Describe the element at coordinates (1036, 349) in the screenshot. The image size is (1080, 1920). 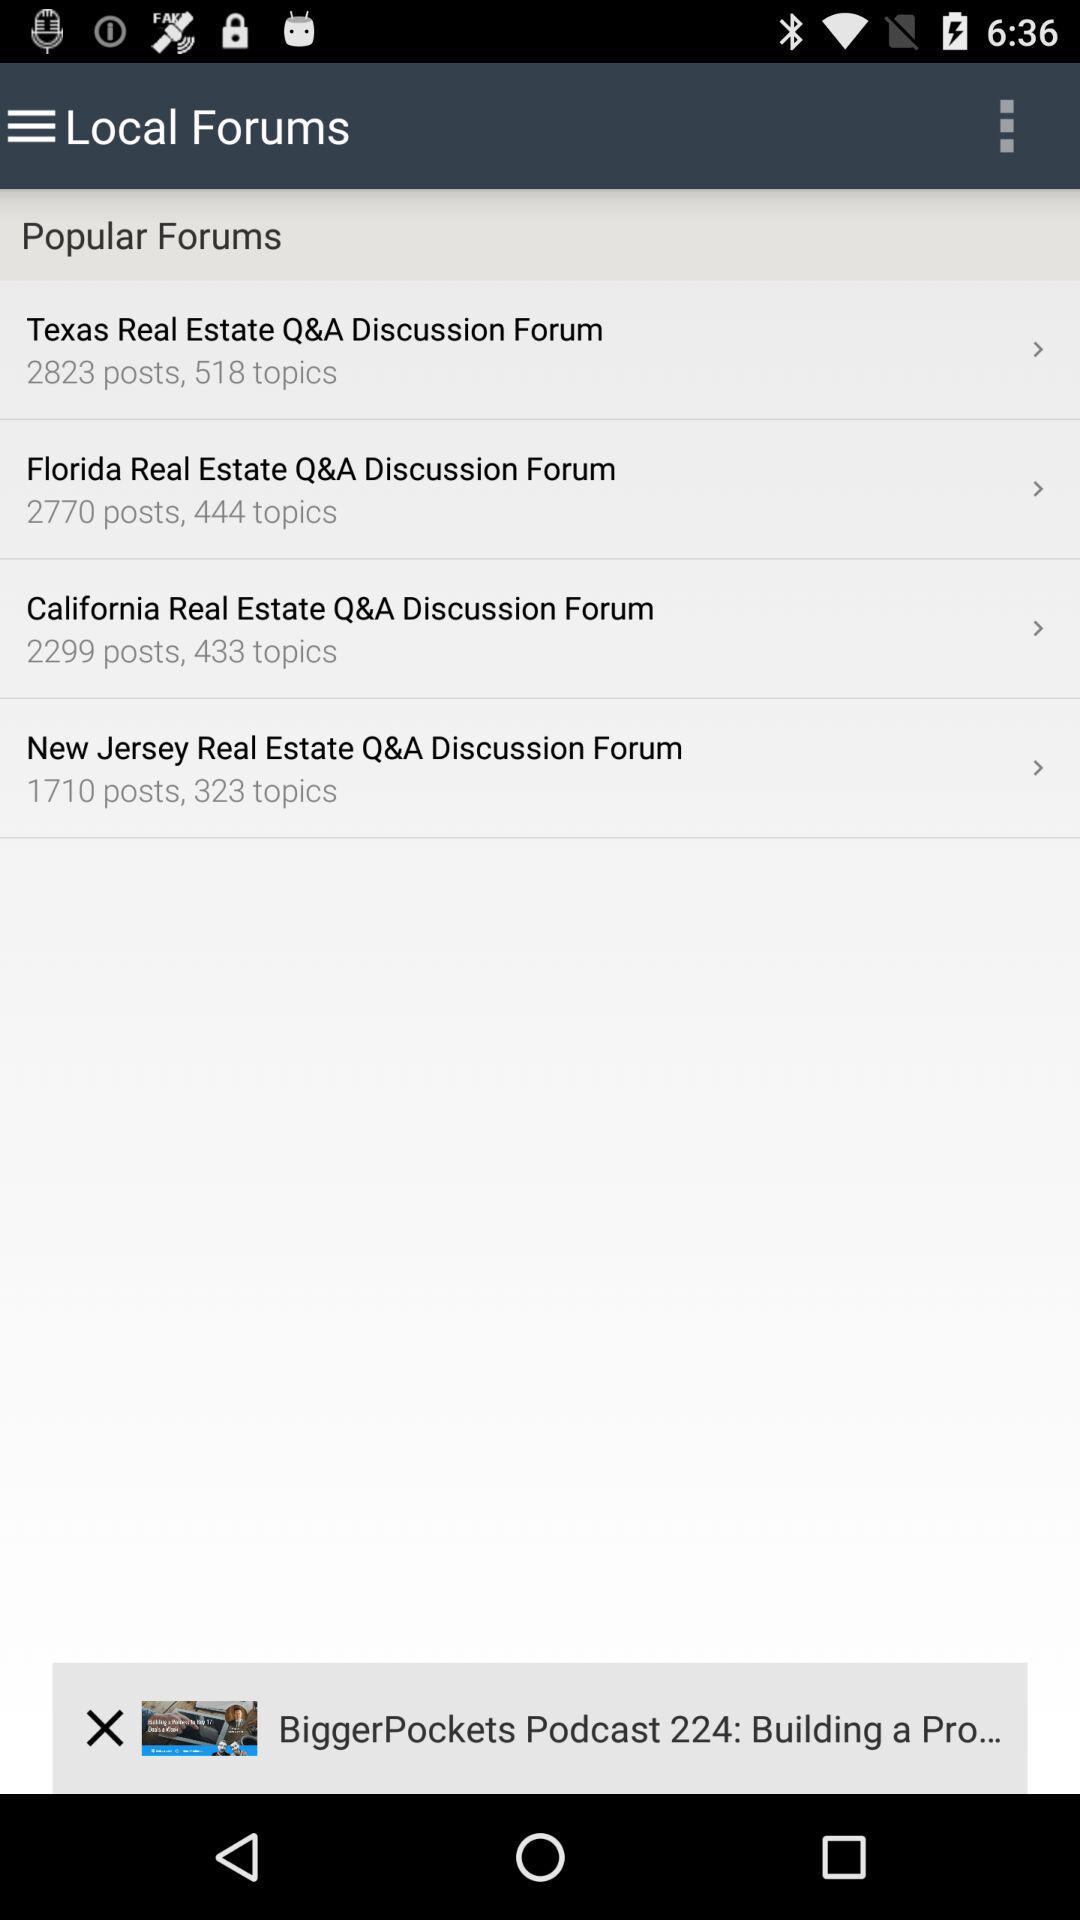
I see `the item next to the texas real estate app` at that location.